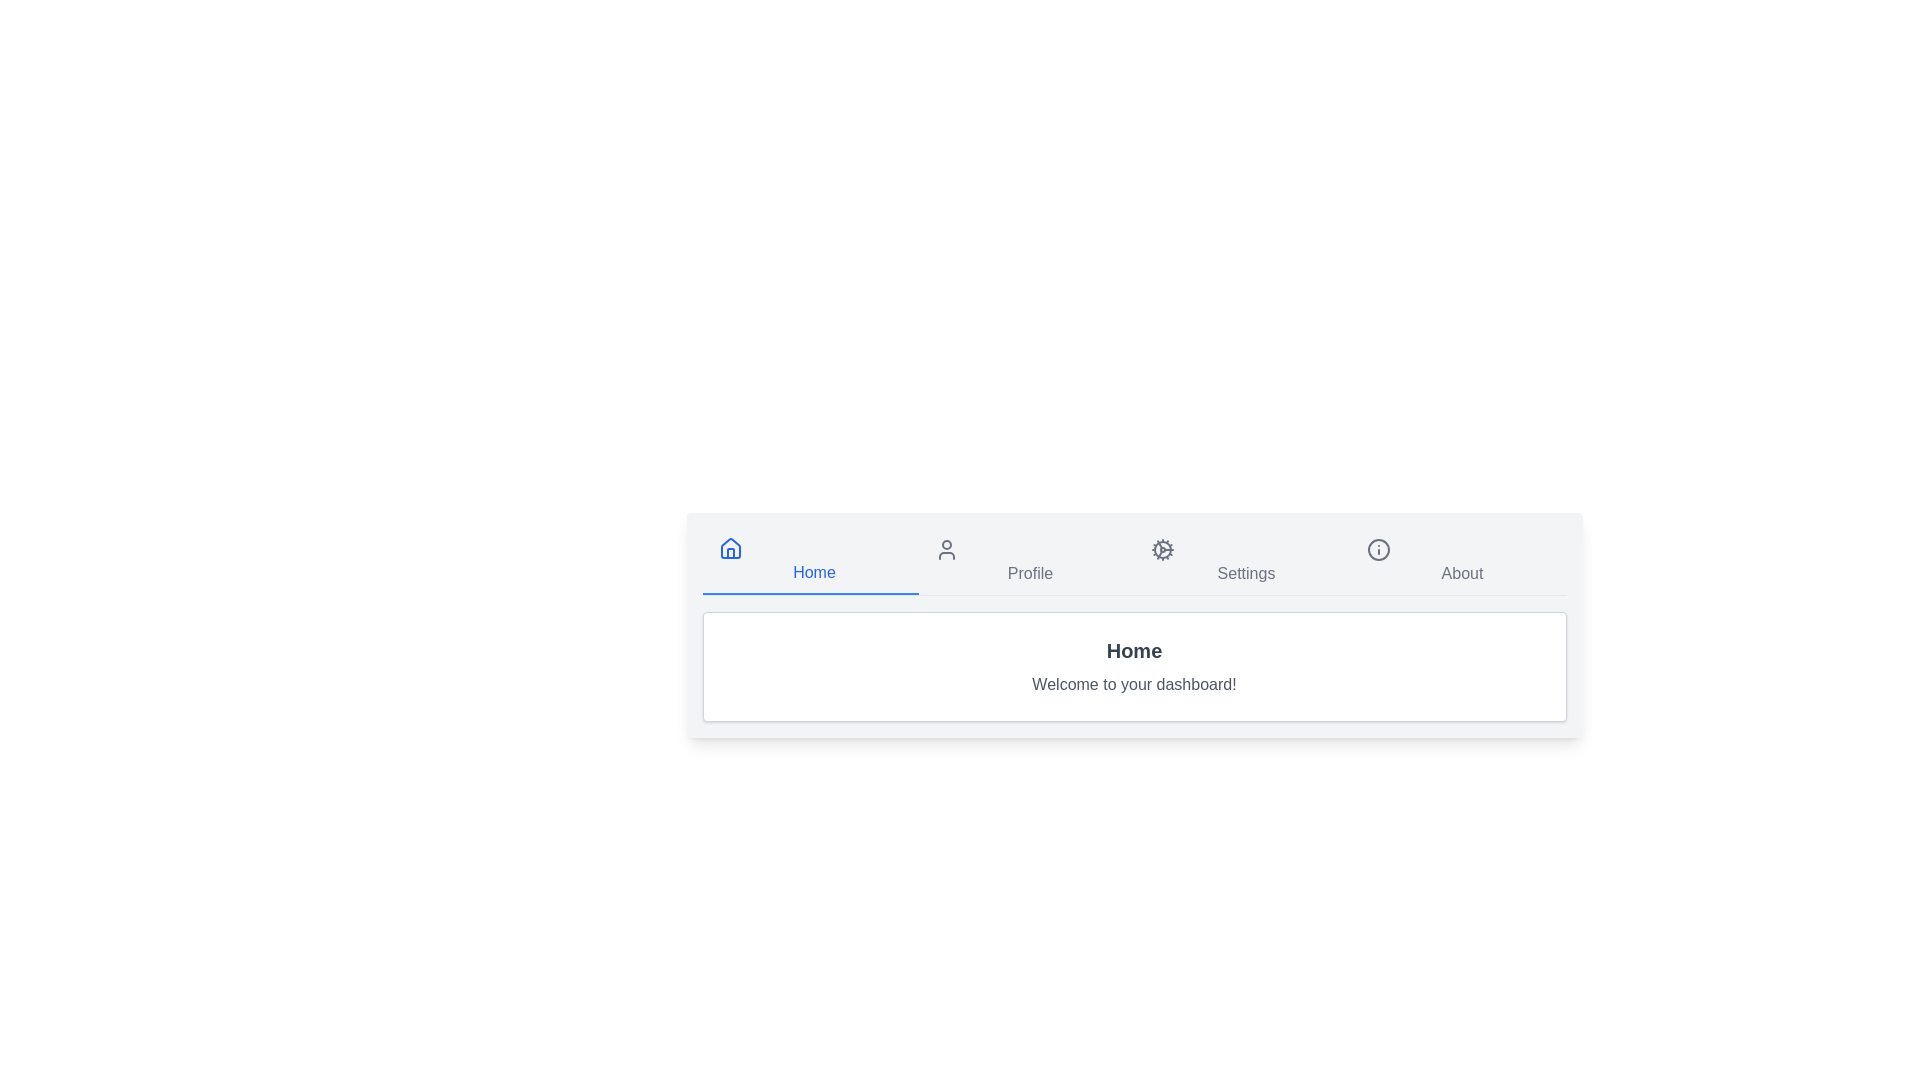  I want to click on the Home tab by clicking on its navigation button, so click(810, 562).